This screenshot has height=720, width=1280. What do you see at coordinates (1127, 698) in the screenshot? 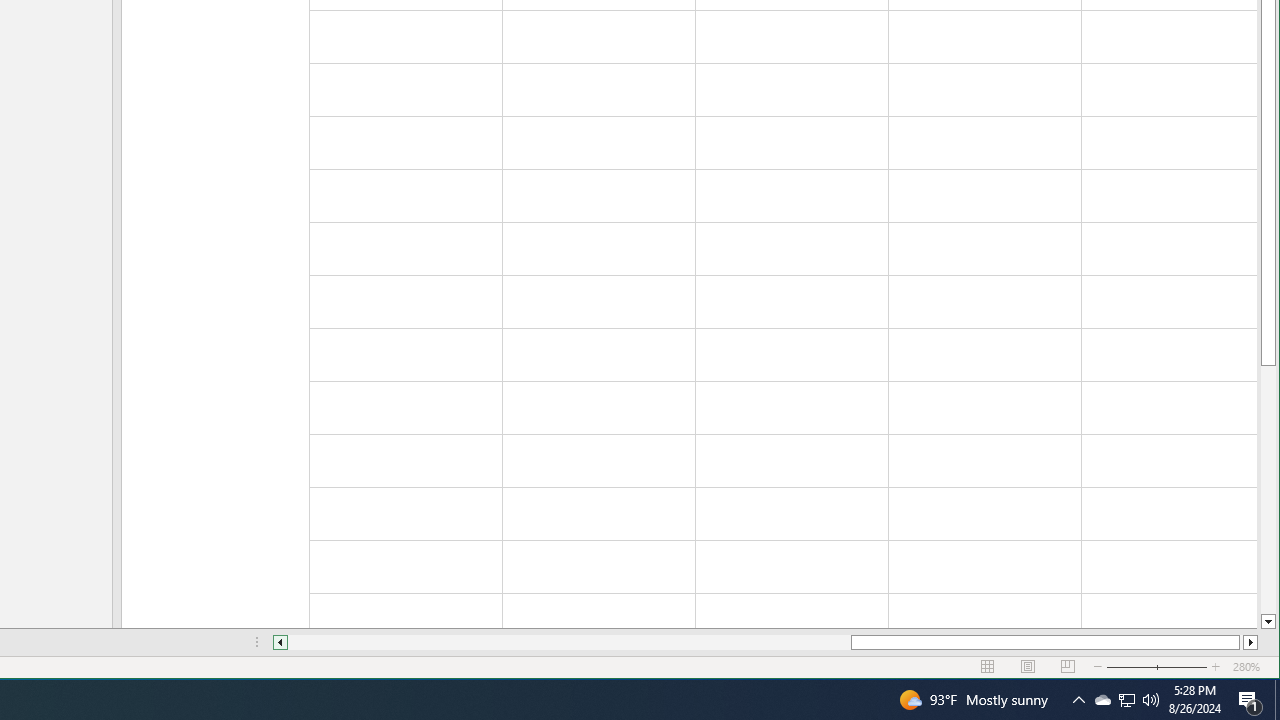
I see `'User Promoted Notification Area'` at bounding box center [1127, 698].